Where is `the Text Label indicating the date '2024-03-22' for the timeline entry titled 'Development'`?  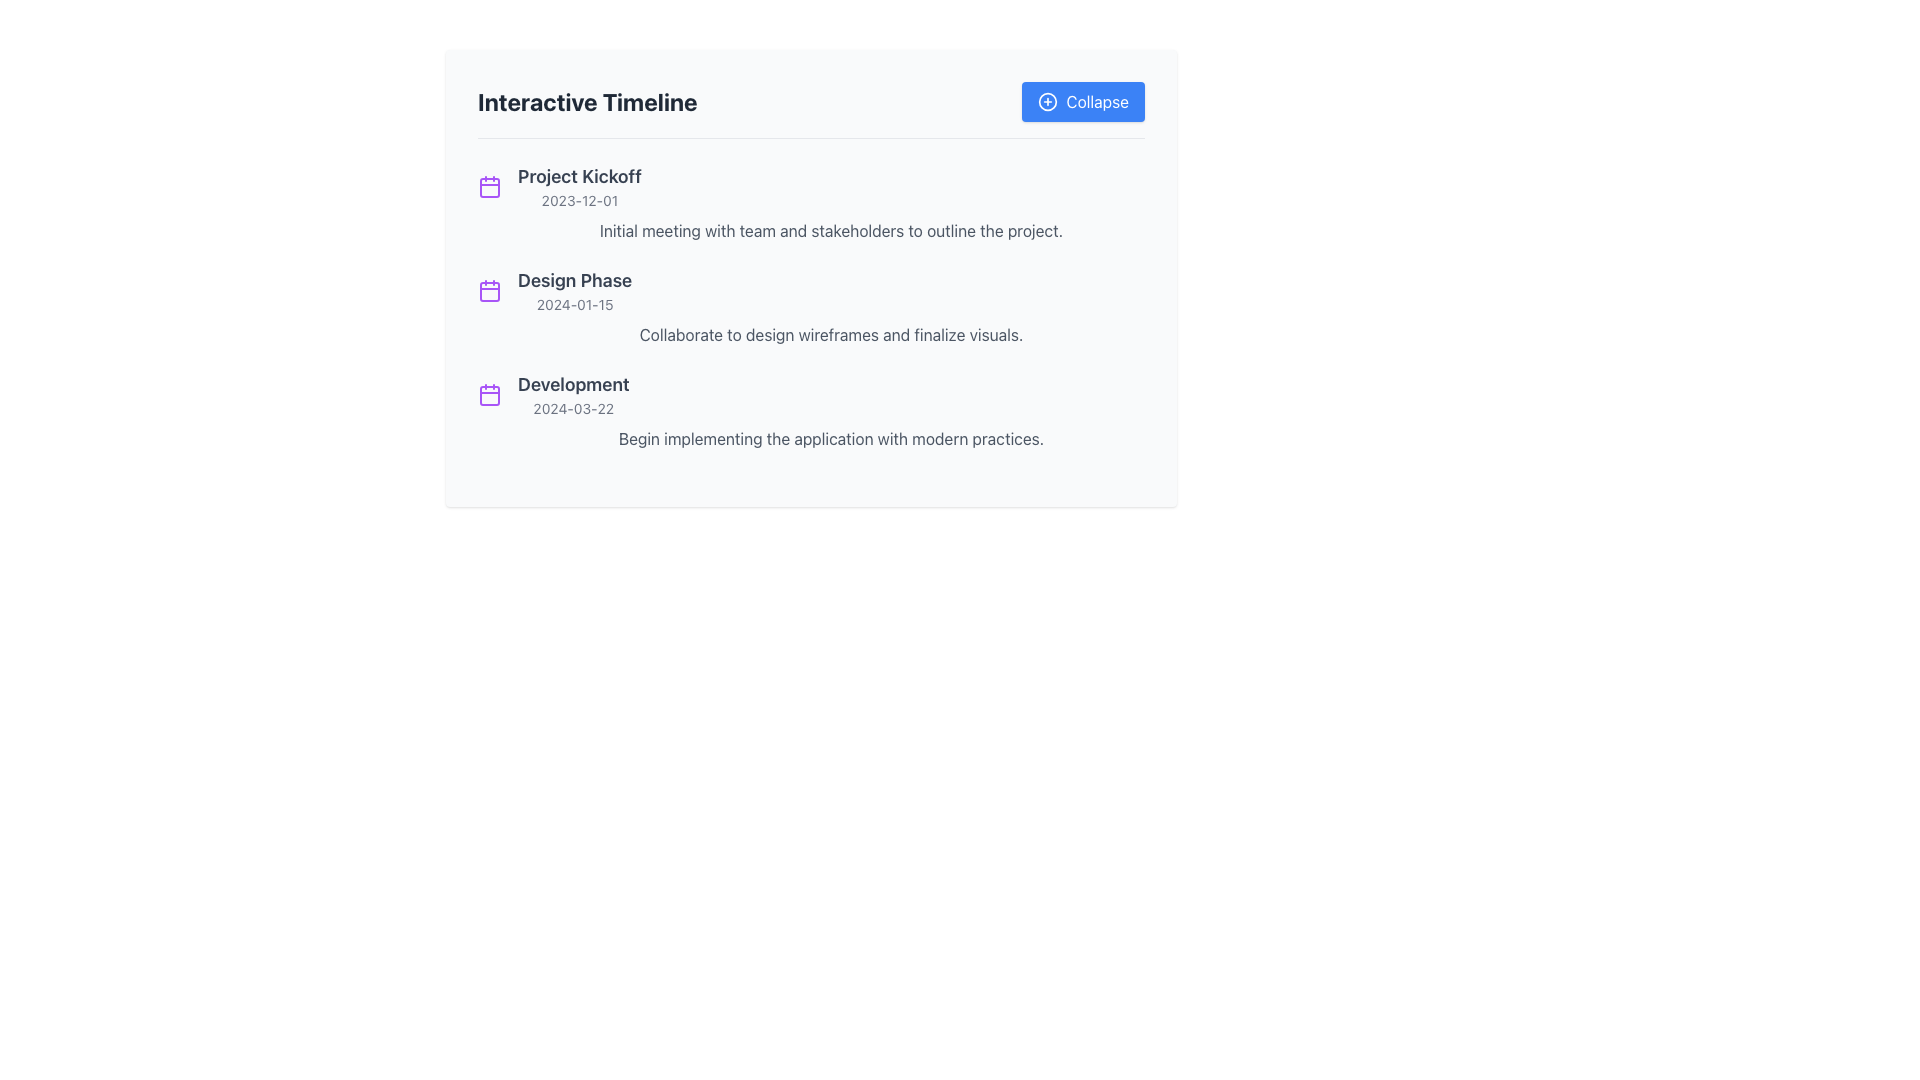
the Text Label indicating the date '2024-03-22' for the timeline entry titled 'Development' is located at coordinates (572, 407).